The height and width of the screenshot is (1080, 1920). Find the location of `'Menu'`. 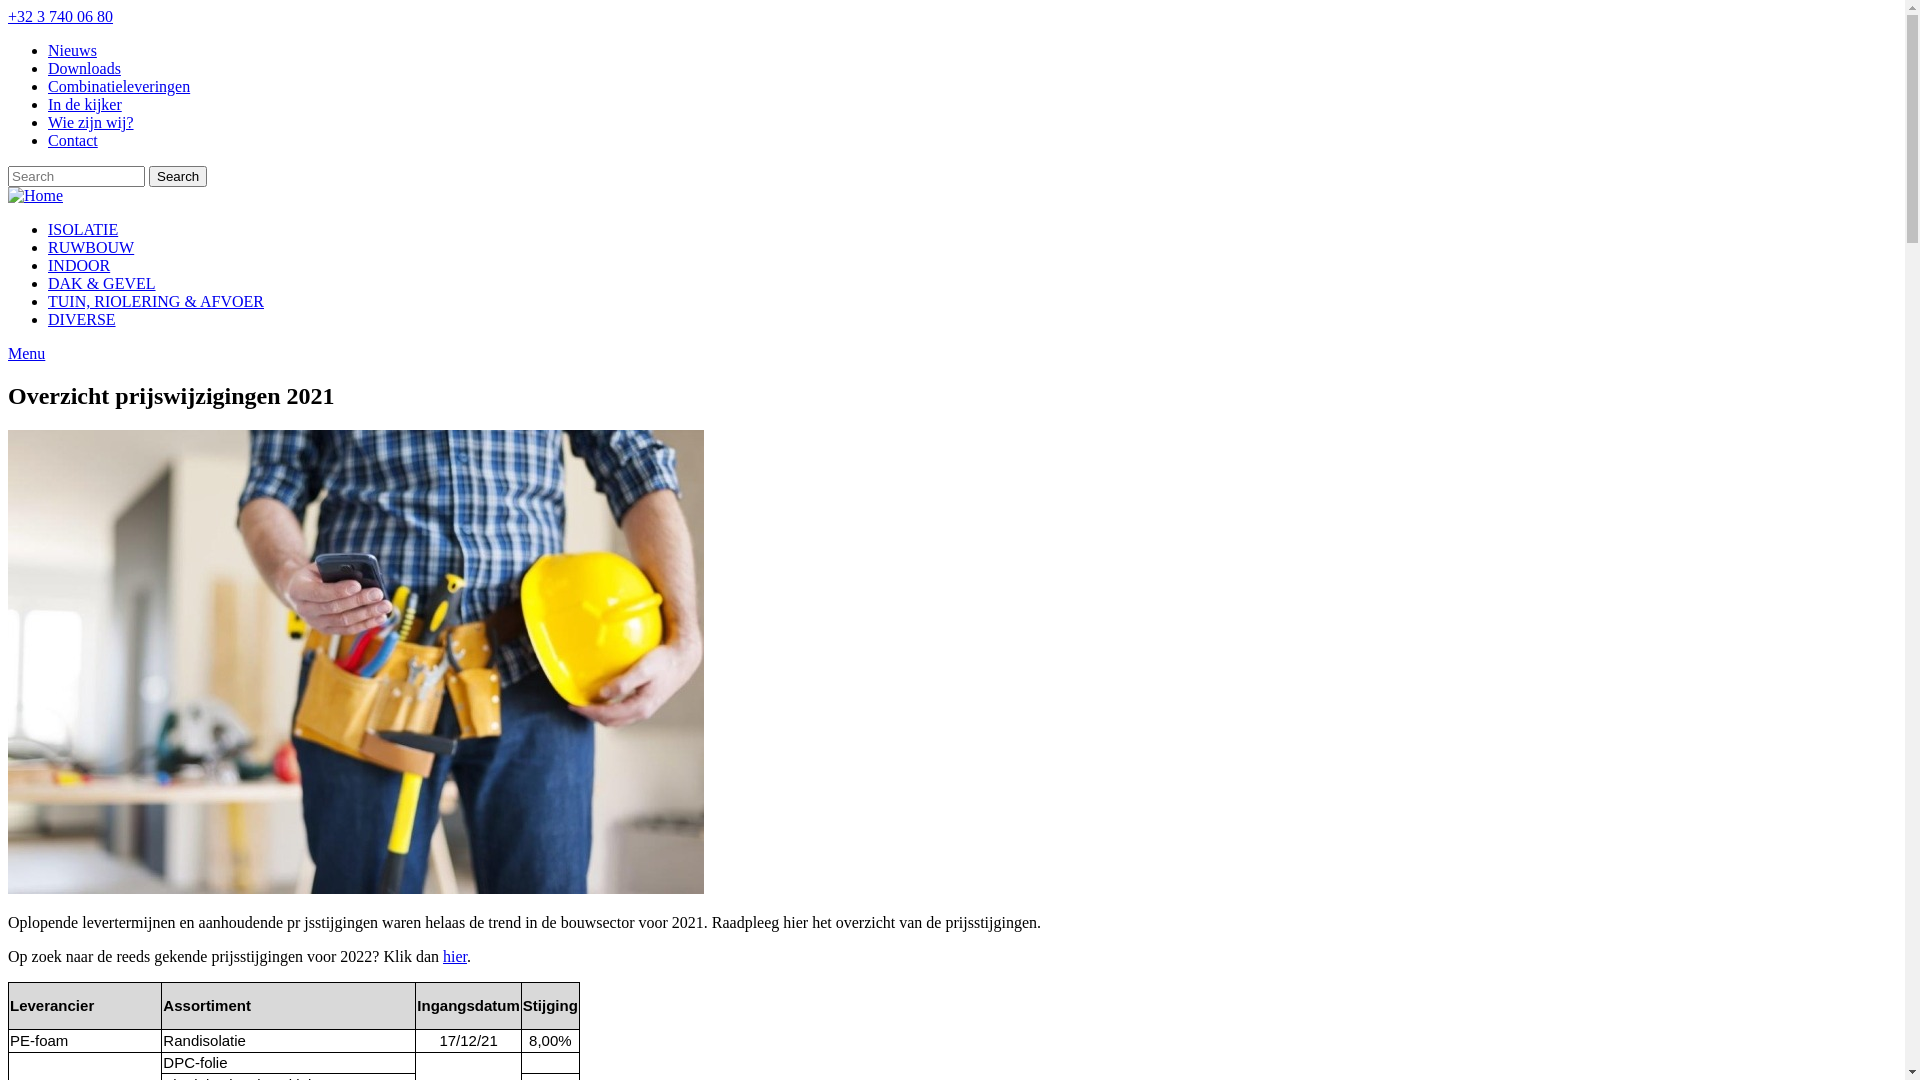

'Menu' is located at coordinates (8, 352).